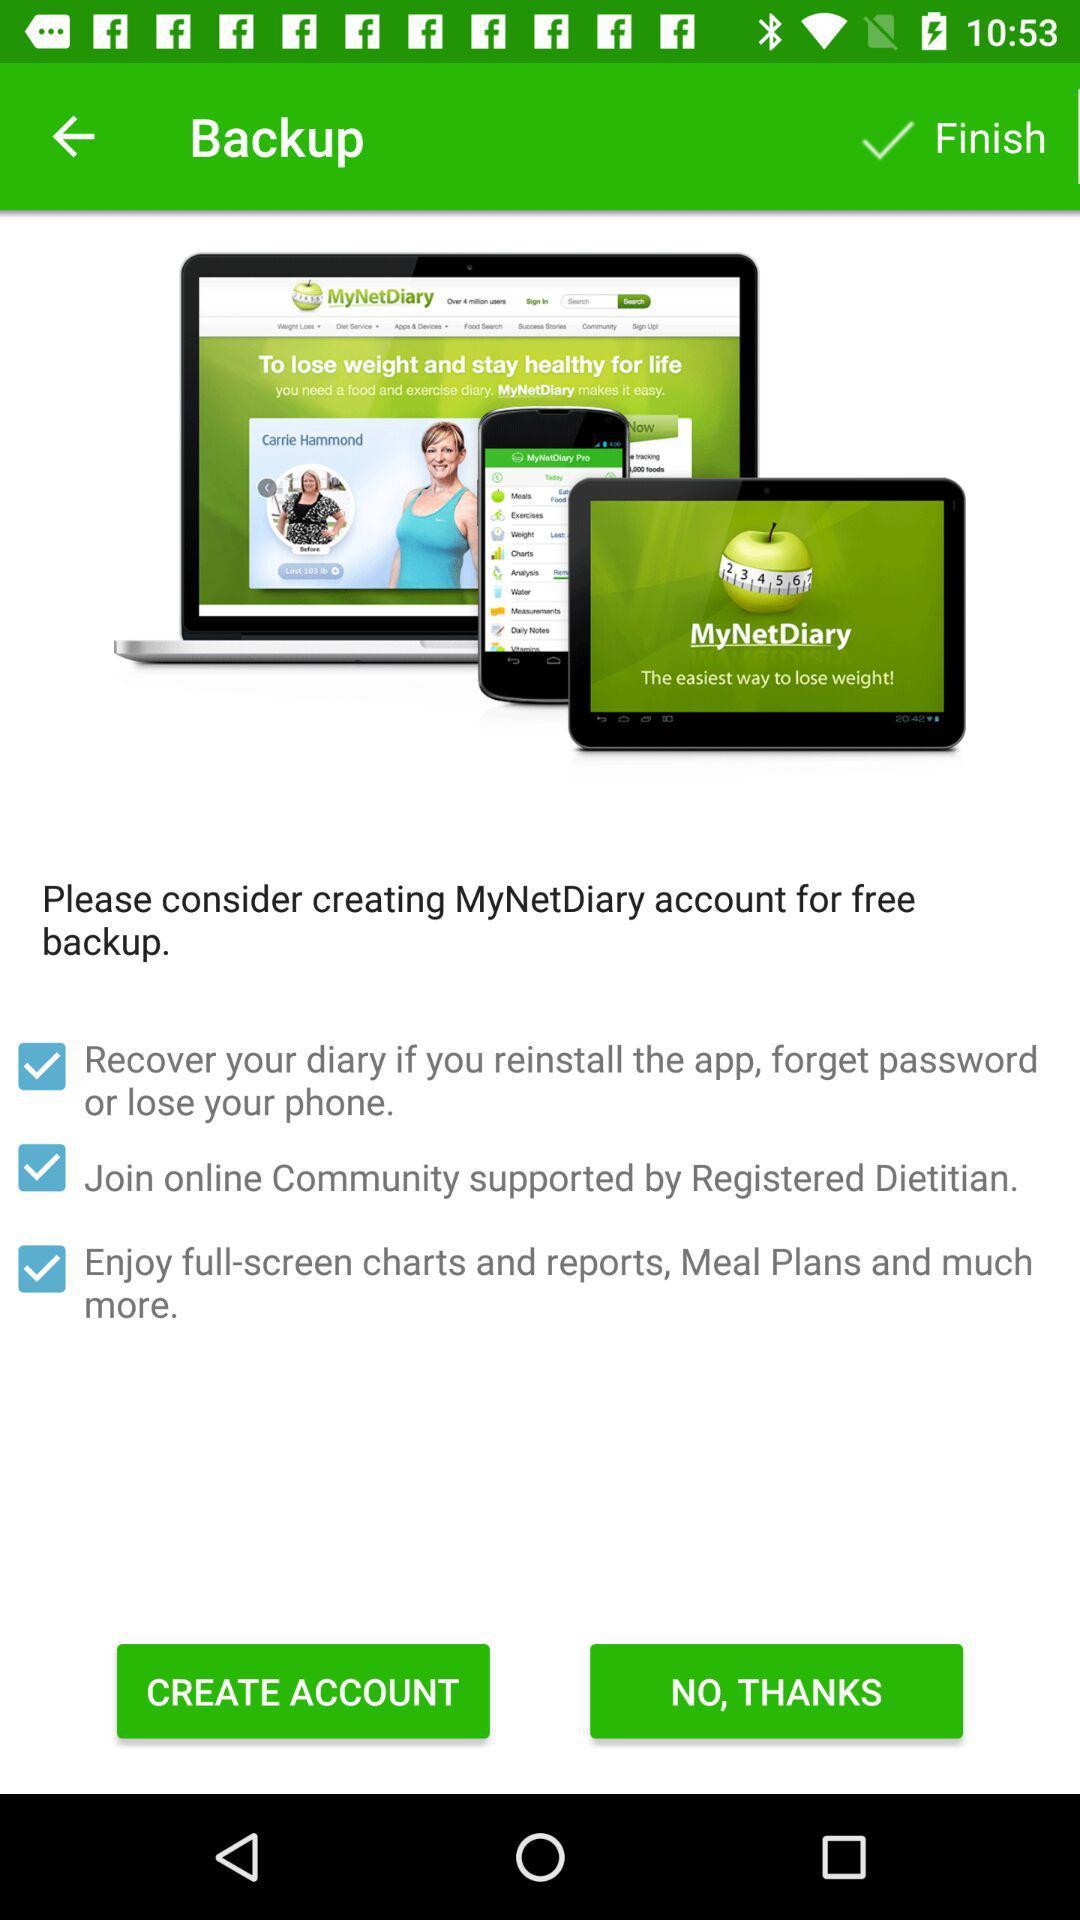 The image size is (1080, 1920). What do you see at coordinates (72, 135) in the screenshot?
I see `icon to the left of backup` at bounding box center [72, 135].